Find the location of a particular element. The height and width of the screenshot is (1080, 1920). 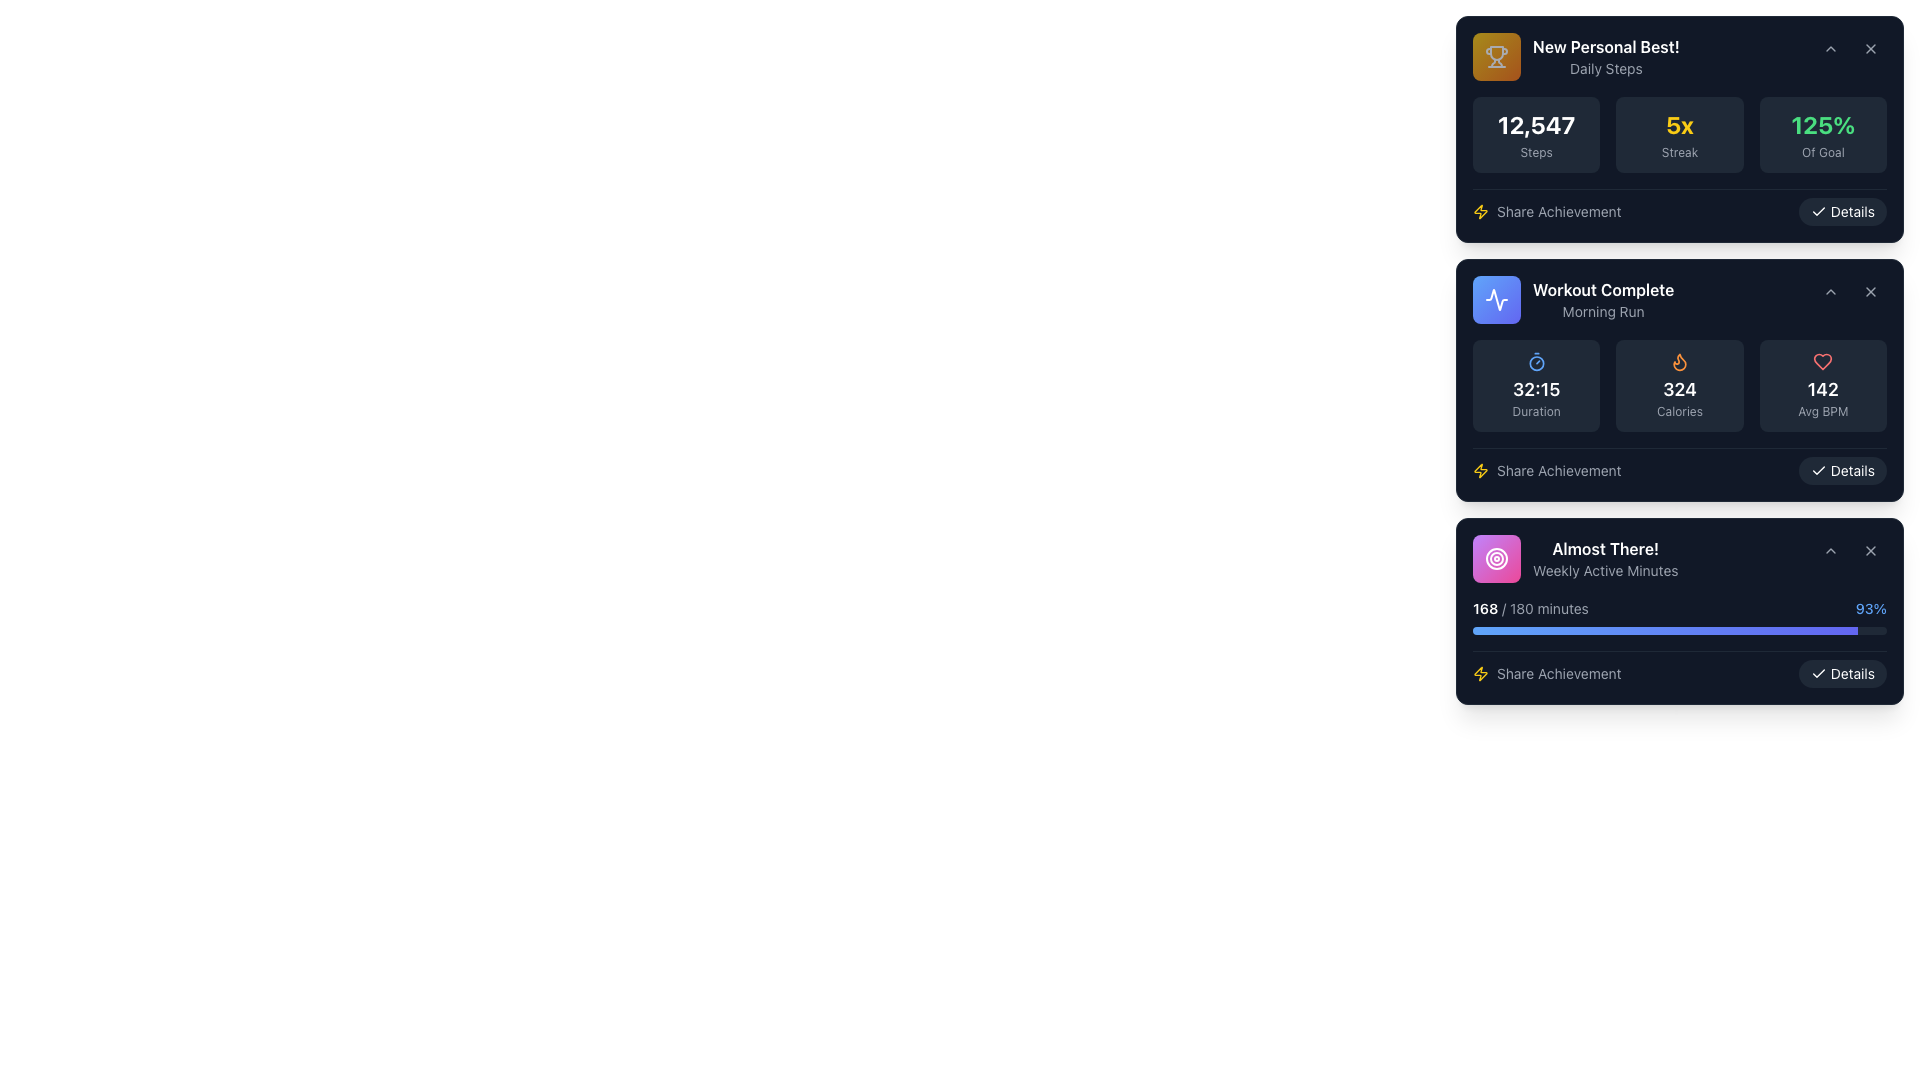

progress value from the progress bar located in the 'Almost There! Weekly Active Minutes' card, which shows the achievement of '168 / 180 minutes' and '93%' is located at coordinates (1680, 643).